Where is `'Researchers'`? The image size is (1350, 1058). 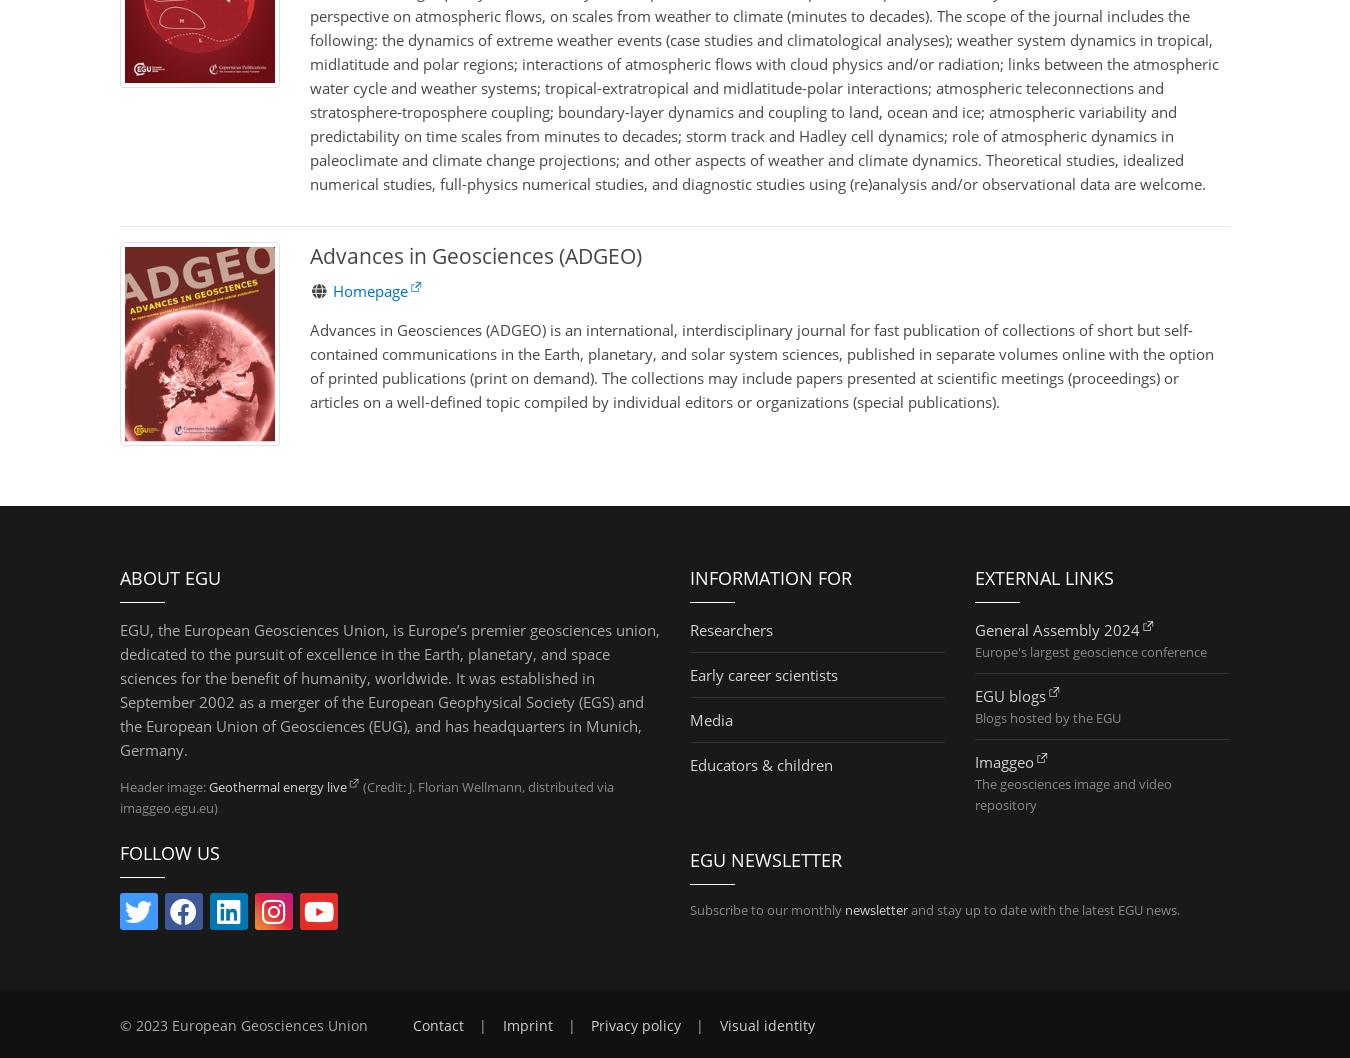 'Researchers' is located at coordinates (730, 627).